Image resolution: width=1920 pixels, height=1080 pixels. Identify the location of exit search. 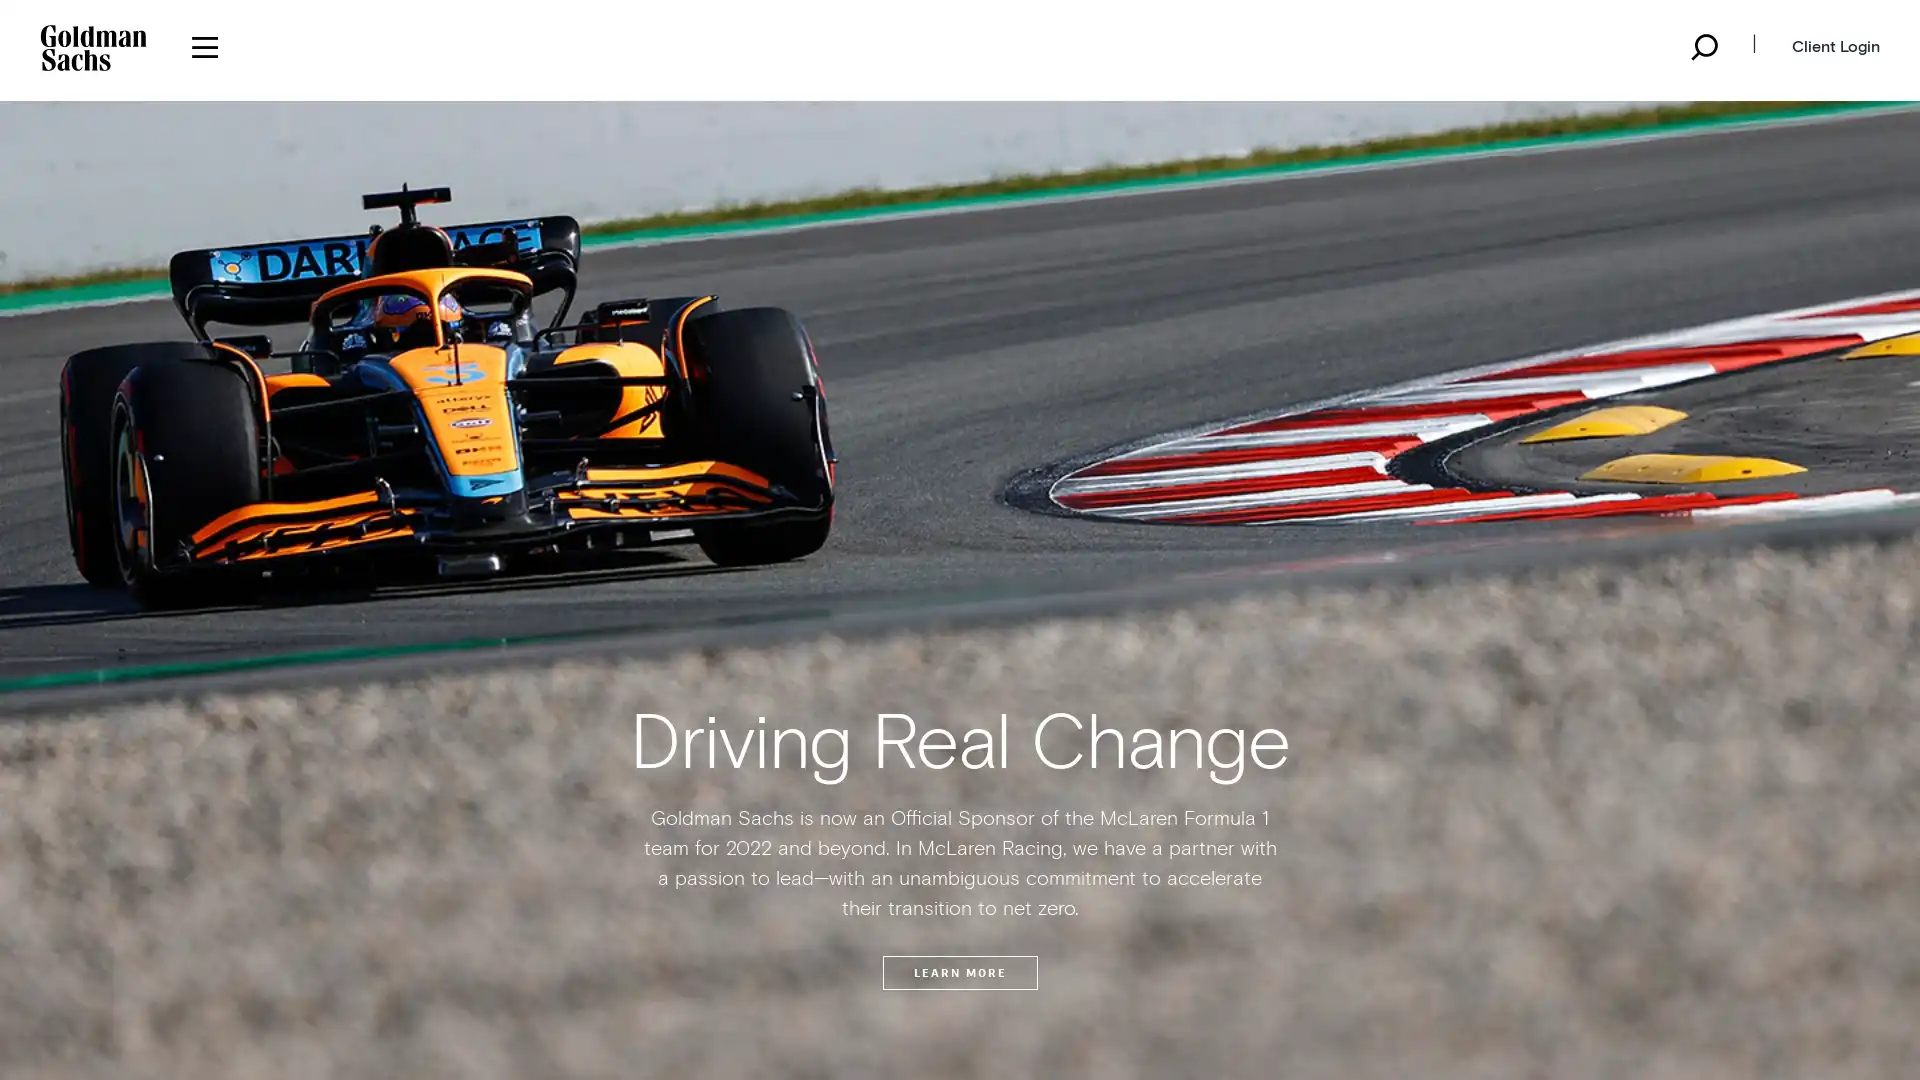
(958, 623).